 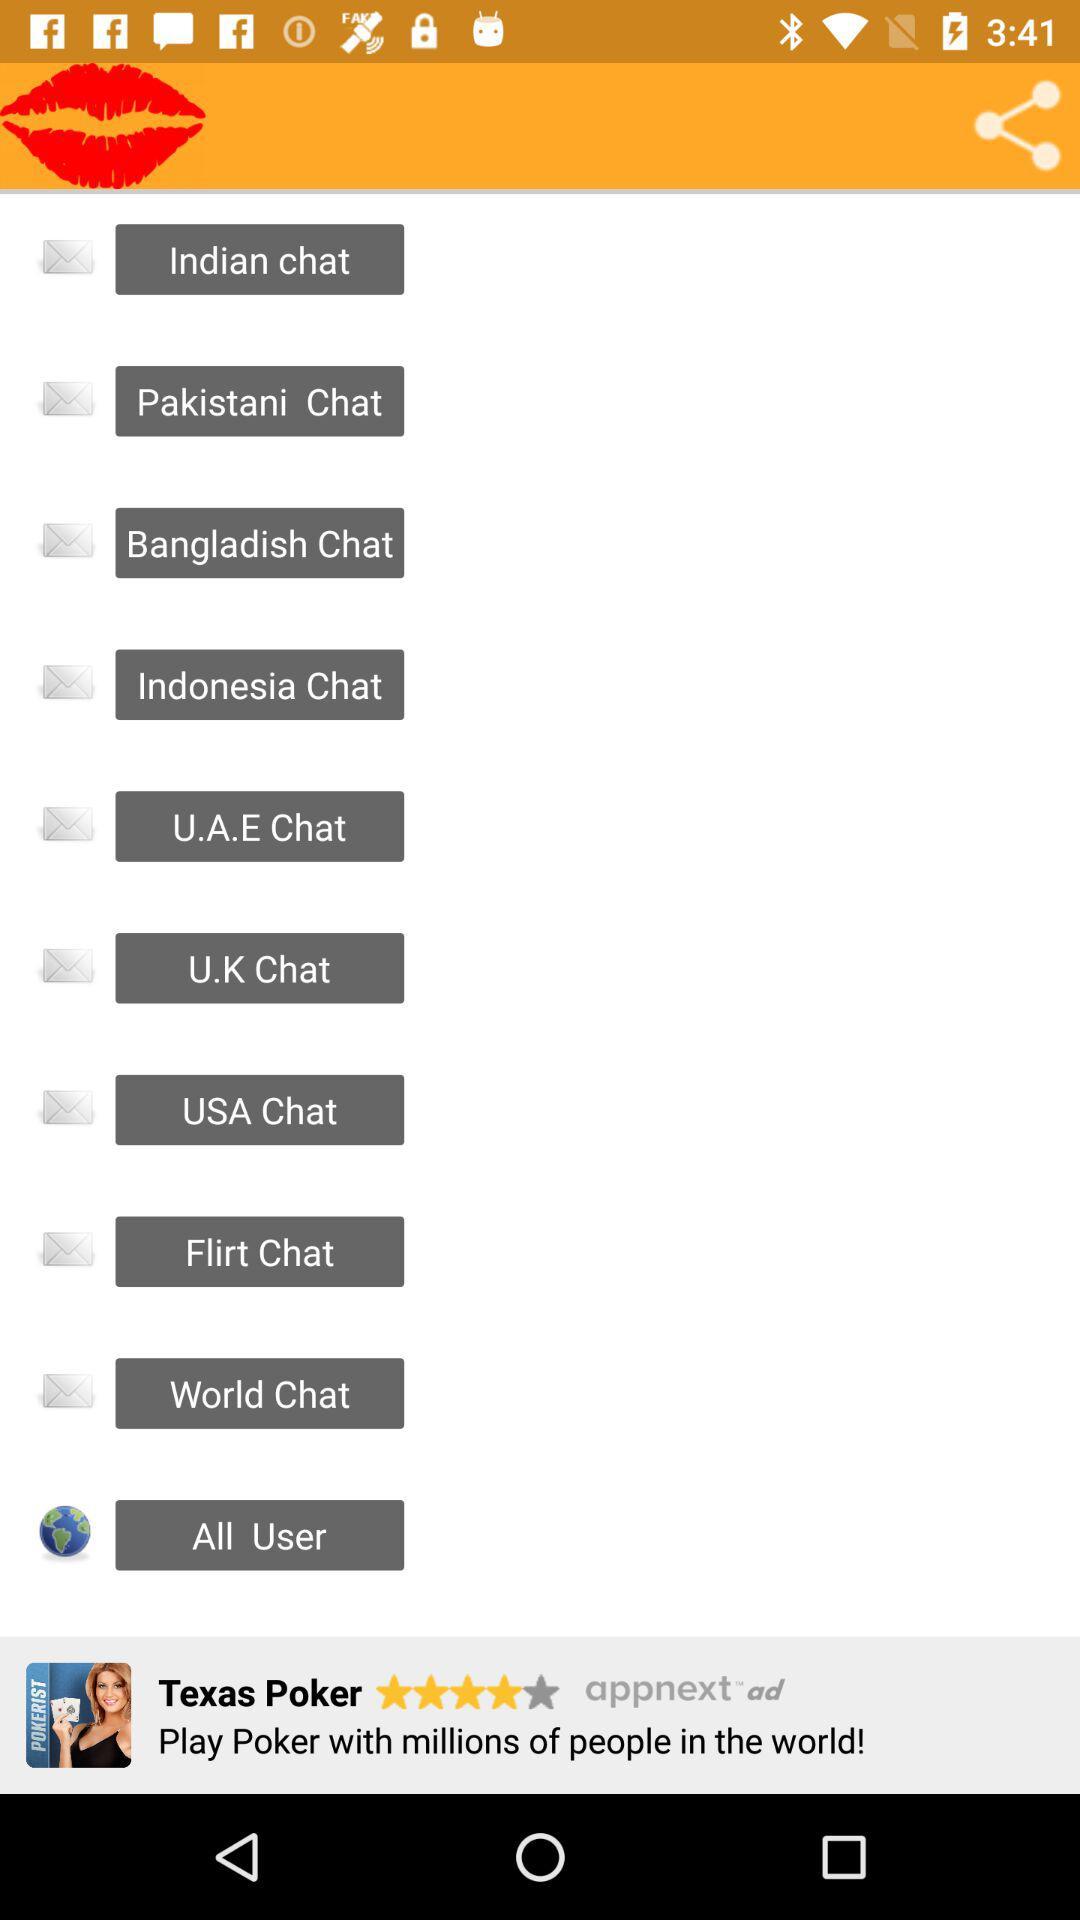 I want to click on share the content, so click(x=1017, y=124).